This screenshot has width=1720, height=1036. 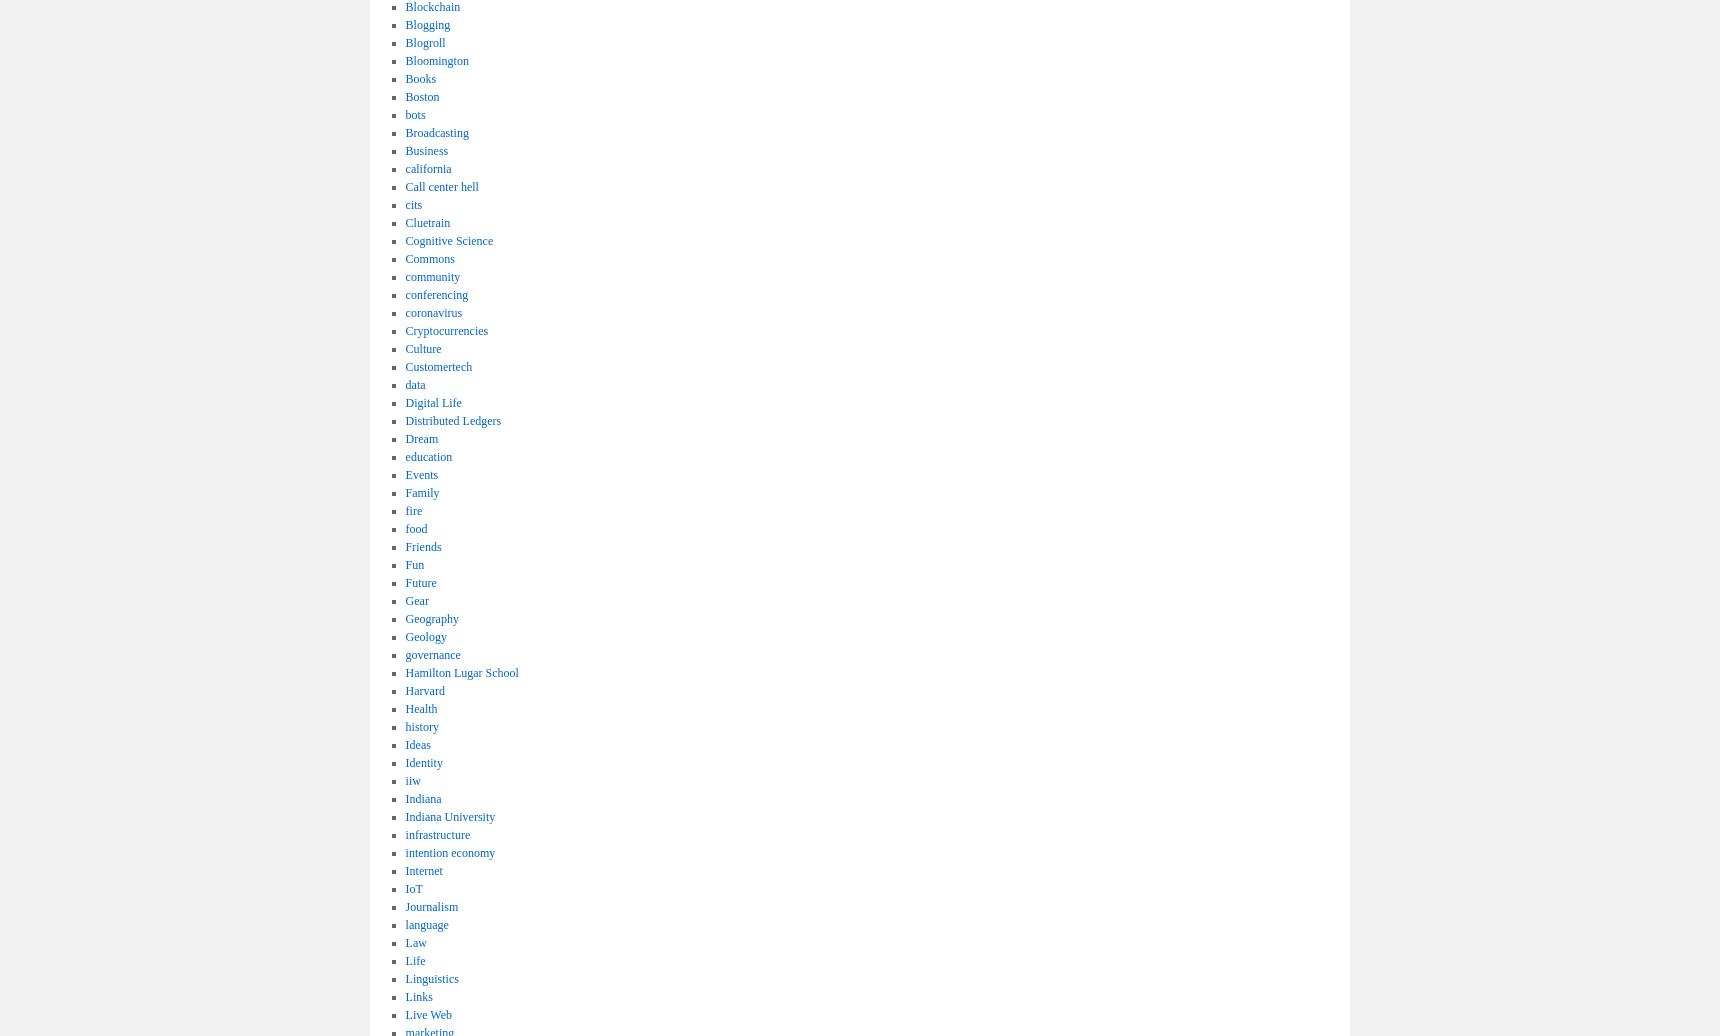 What do you see at coordinates (405, 456) in the screenshot?
I see `'education'` at bounding box center [405, 456].